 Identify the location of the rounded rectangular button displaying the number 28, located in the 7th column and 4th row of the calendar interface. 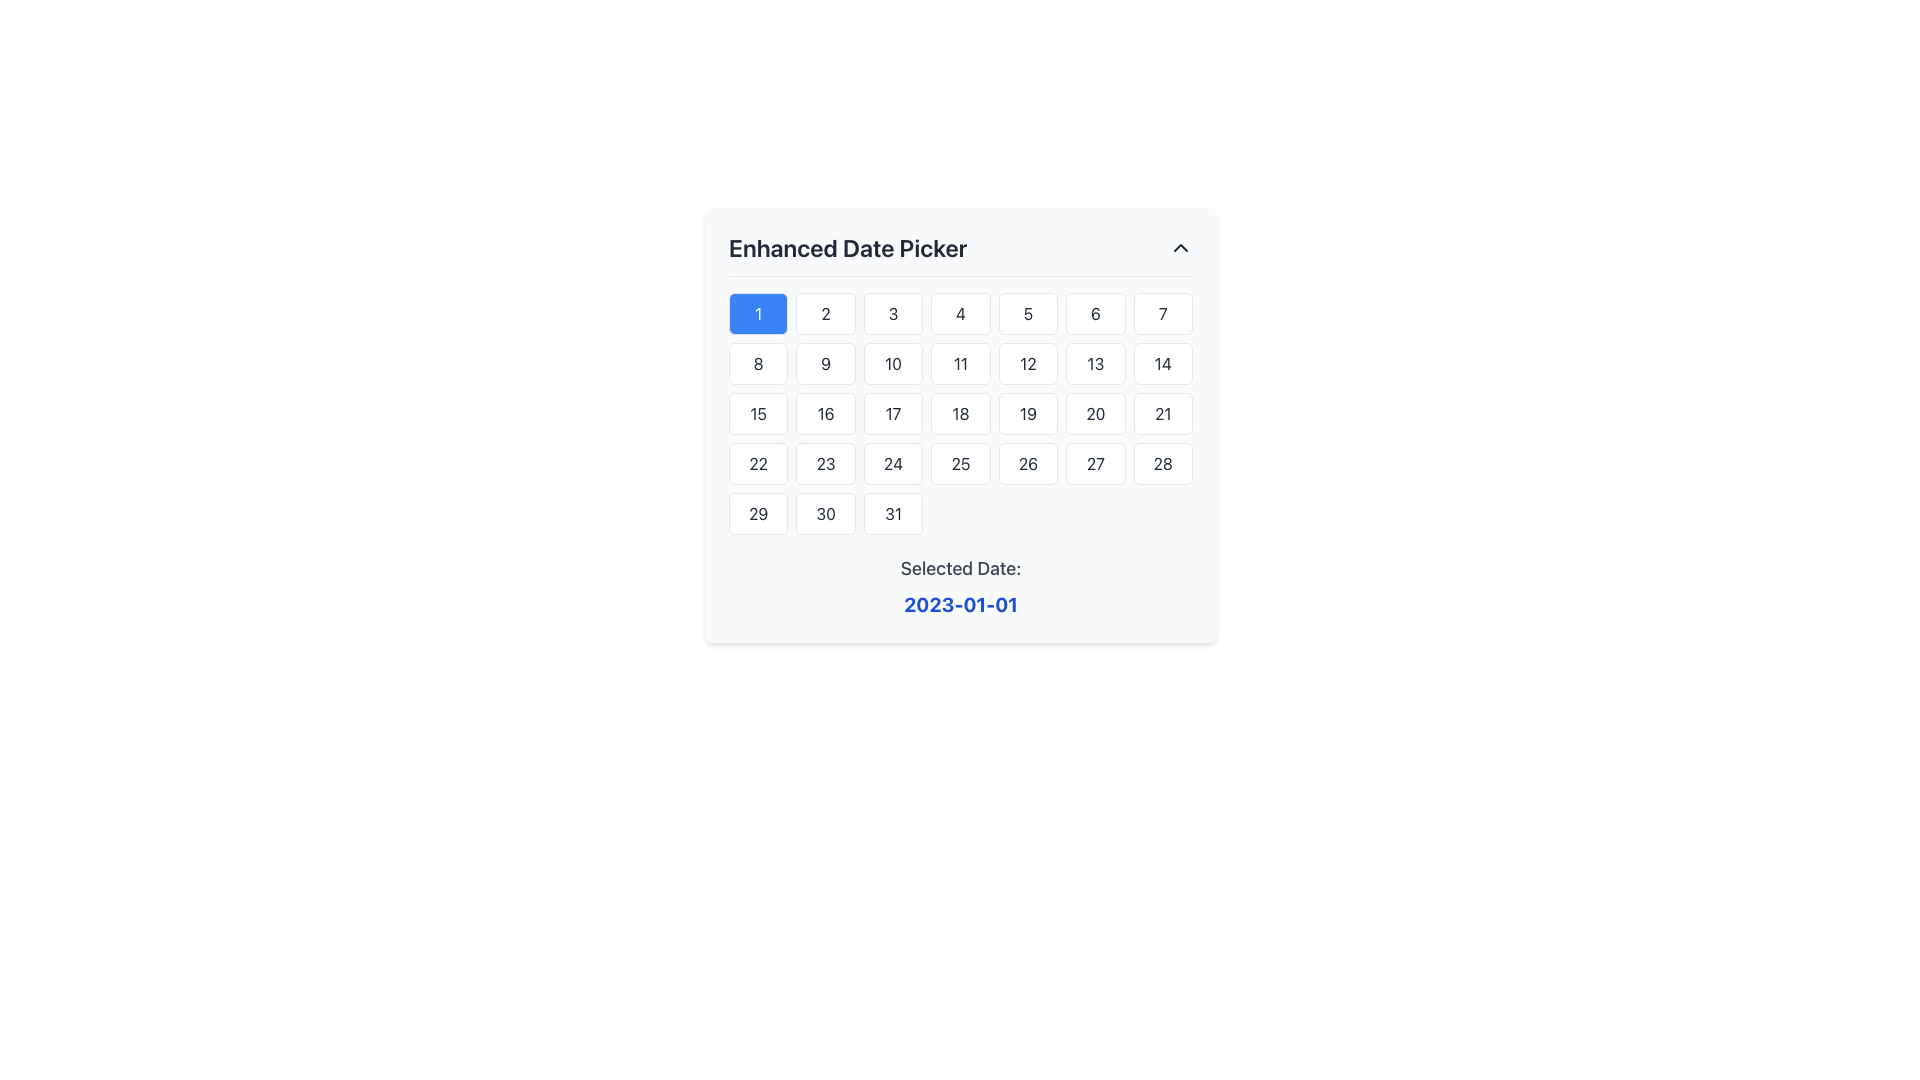
(1163, 463).